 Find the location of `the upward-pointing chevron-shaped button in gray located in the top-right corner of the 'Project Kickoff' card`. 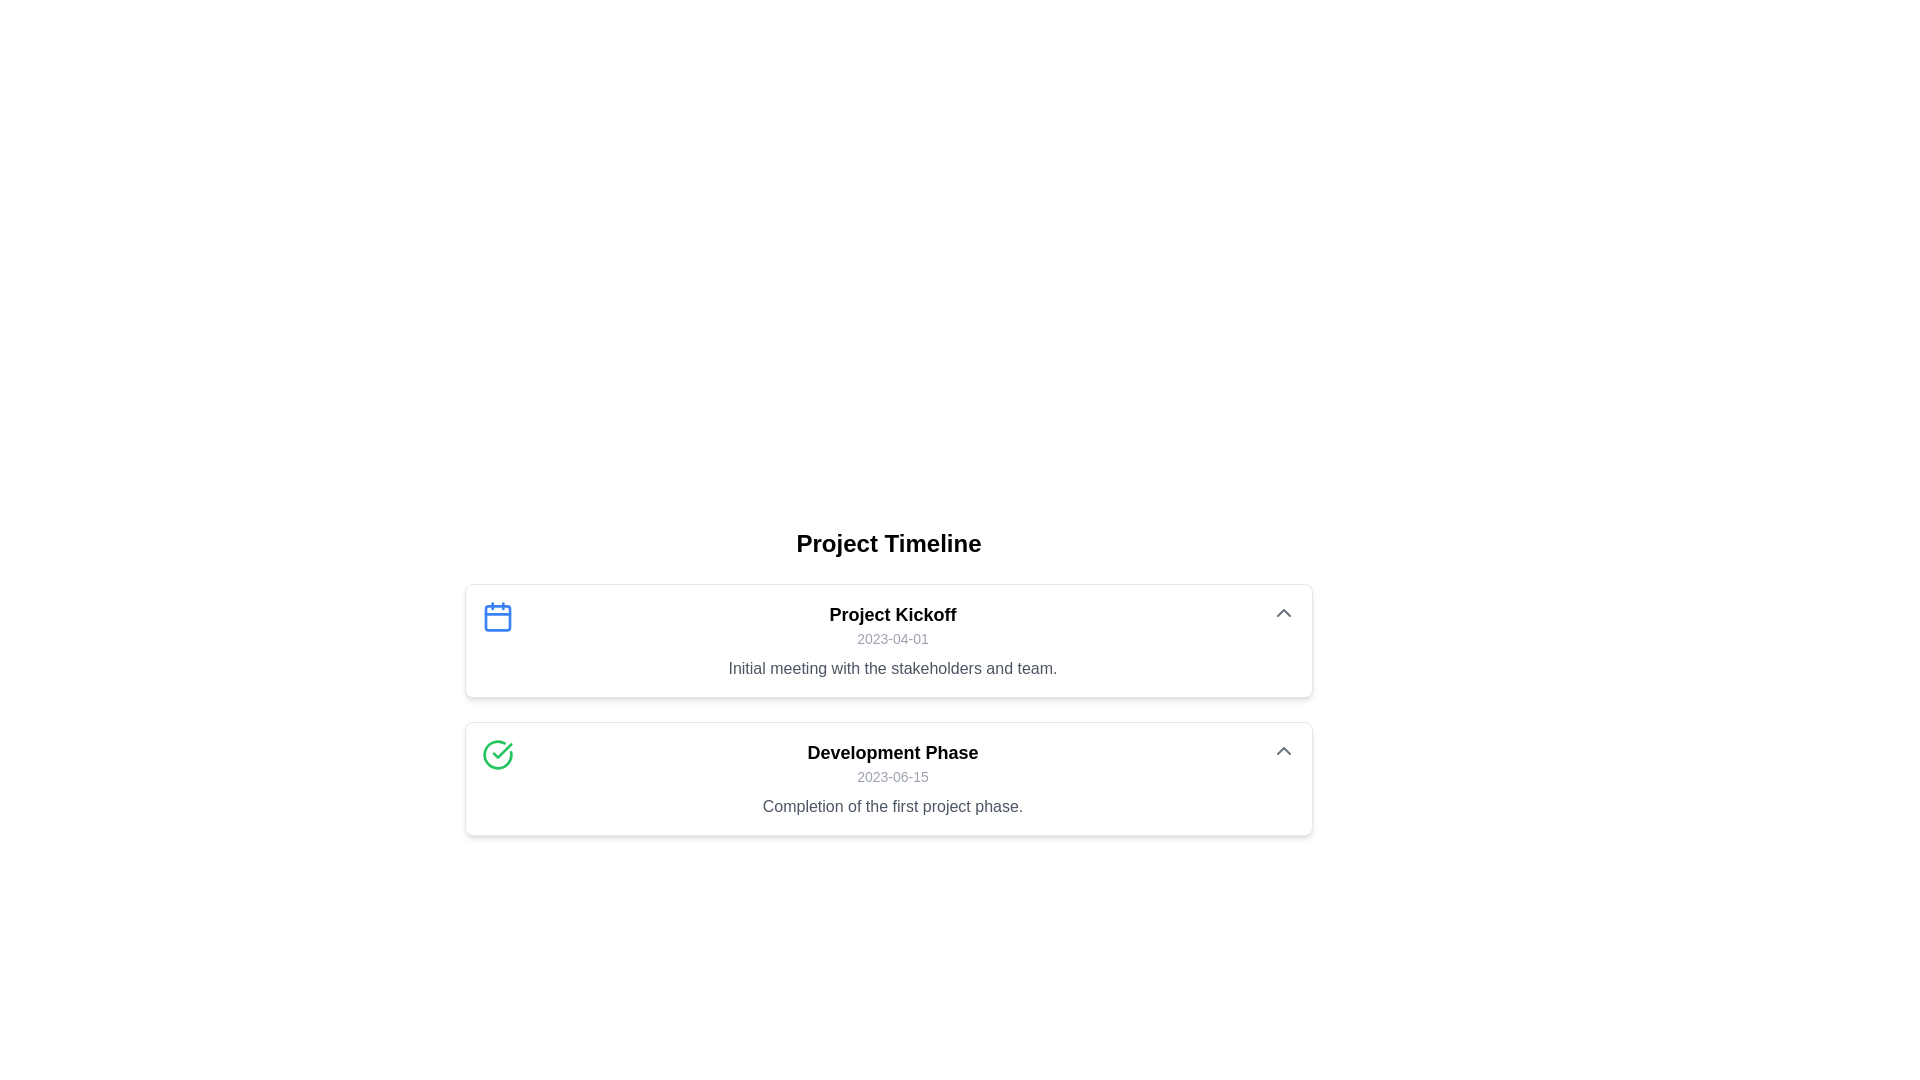

the upward-pointing chevron-shaped button in gray located in the top-right corner of the 'Project Kickoff' card is located at coordinates (1283, 612).